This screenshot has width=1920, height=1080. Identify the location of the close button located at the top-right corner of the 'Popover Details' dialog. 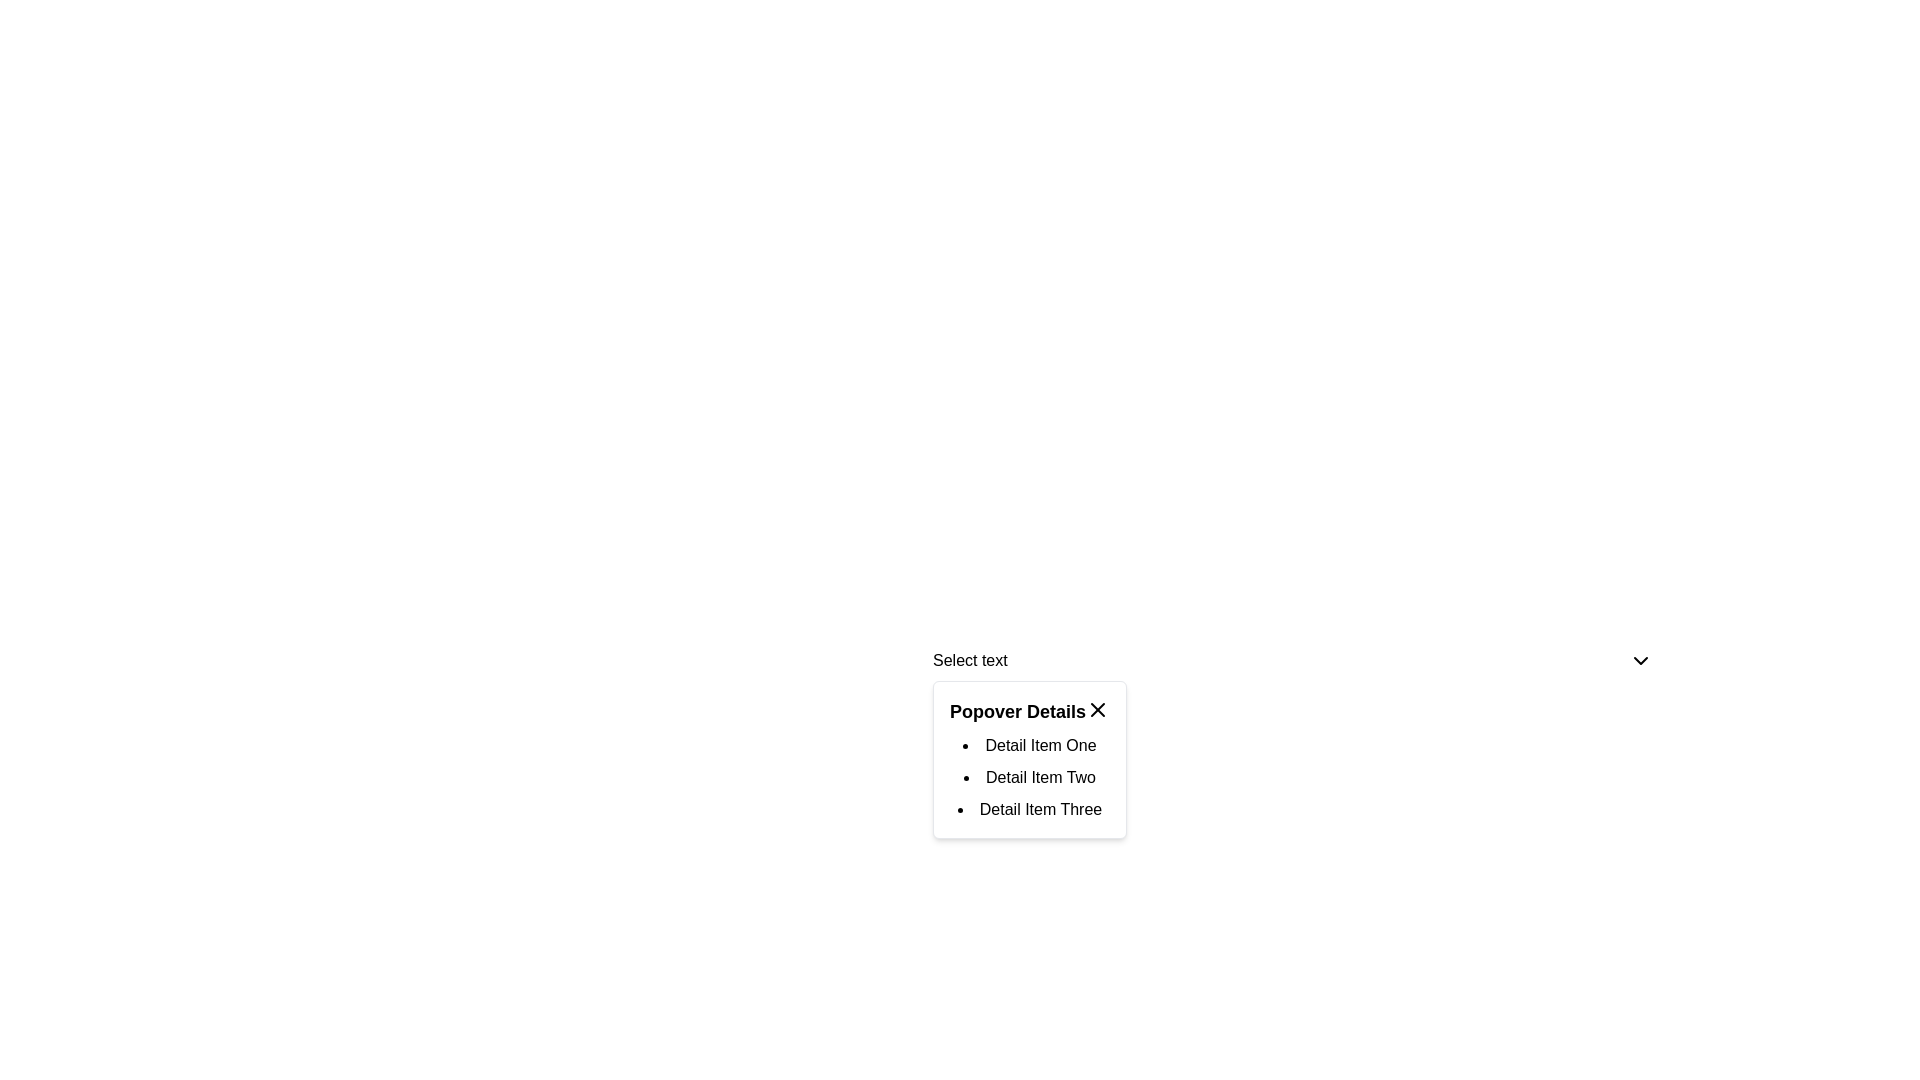
(1097, 708).